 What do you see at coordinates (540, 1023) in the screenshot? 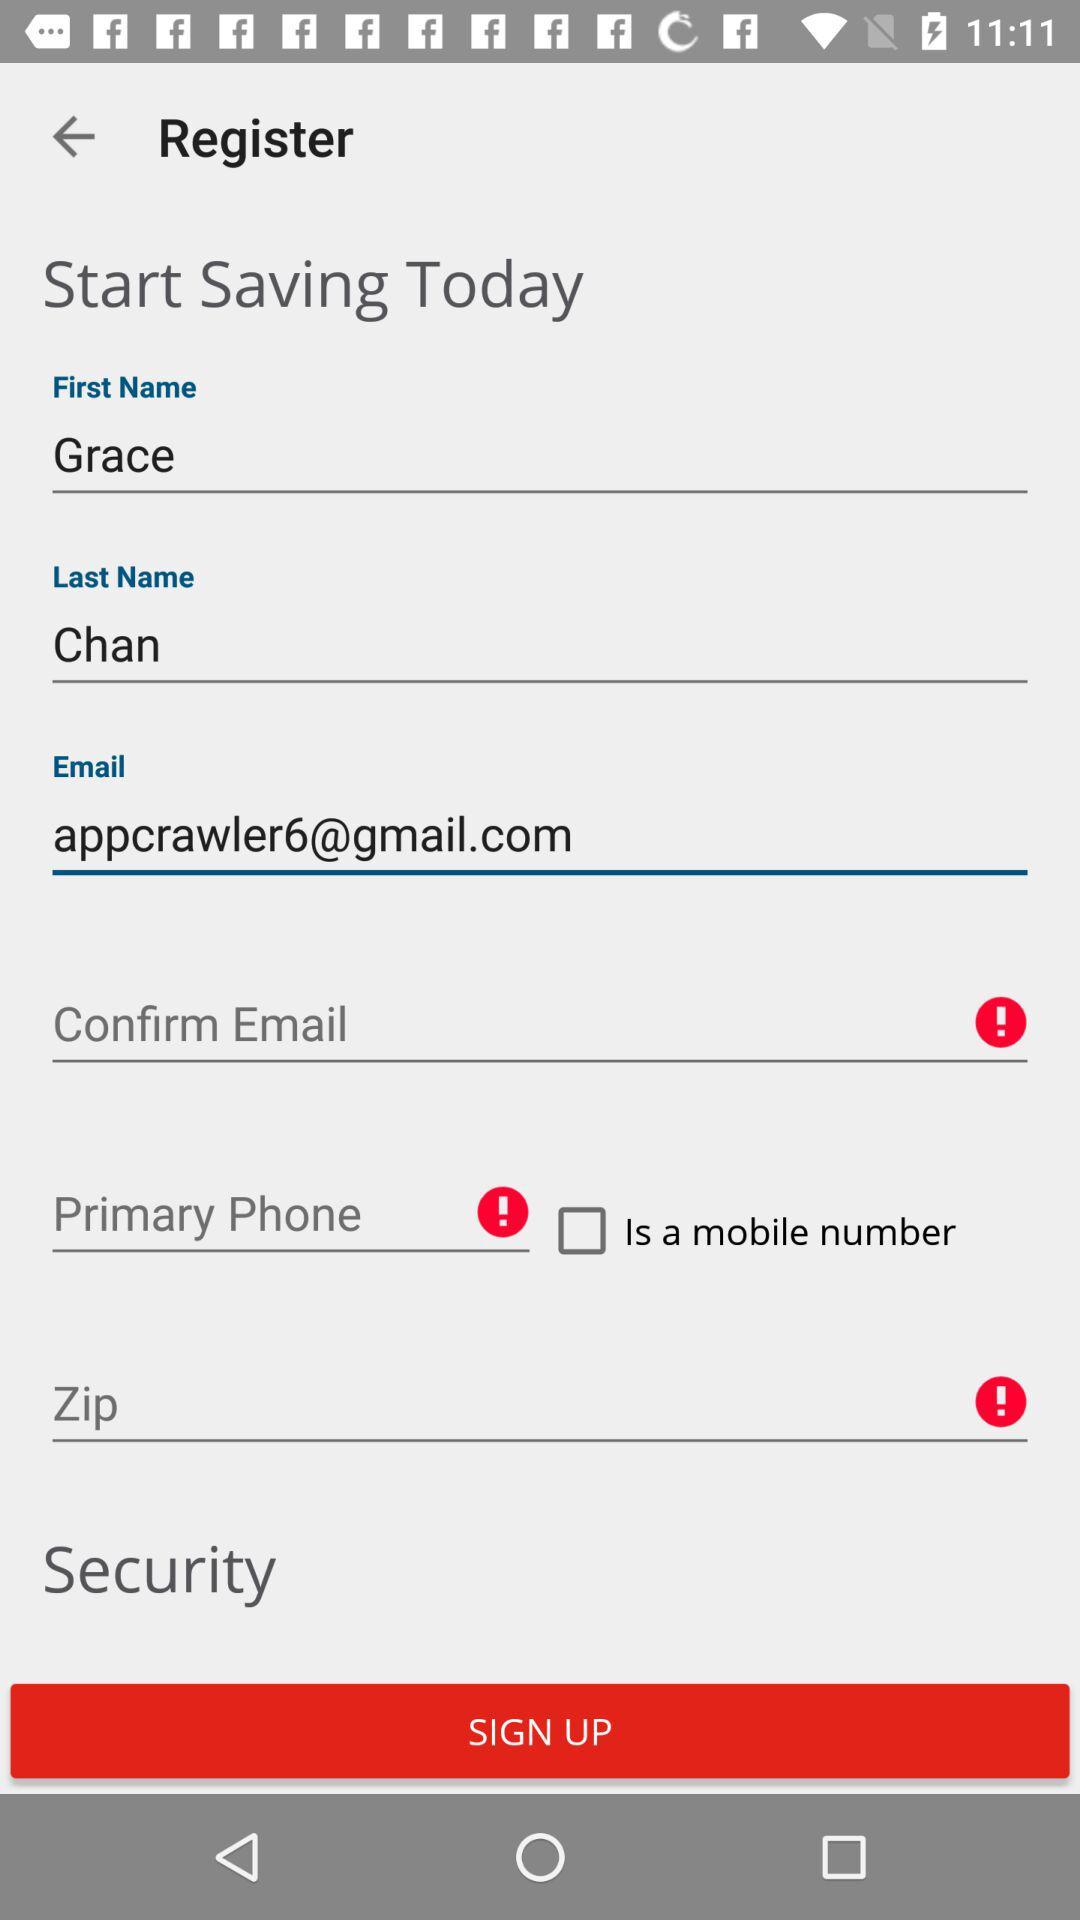
I see `confirm email` at bounding box center [540, 1023].